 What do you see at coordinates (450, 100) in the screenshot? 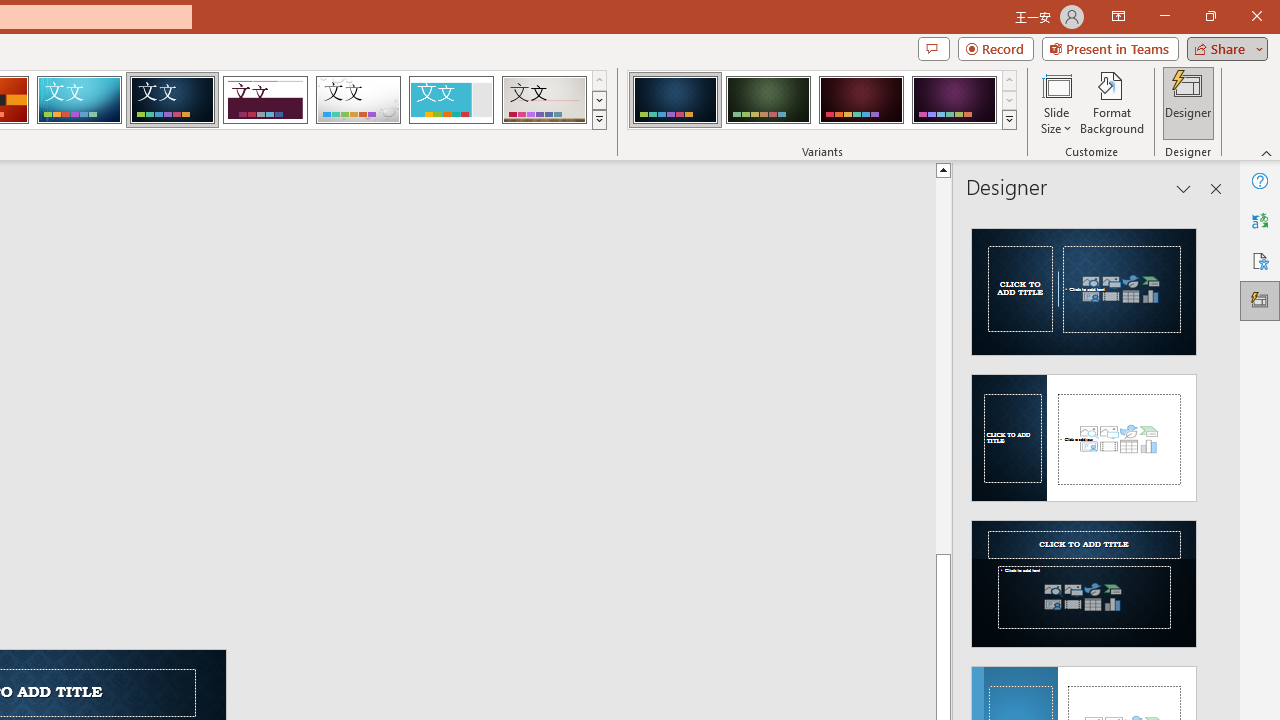
I see `'Frame'` at bounding box center [450, 100].